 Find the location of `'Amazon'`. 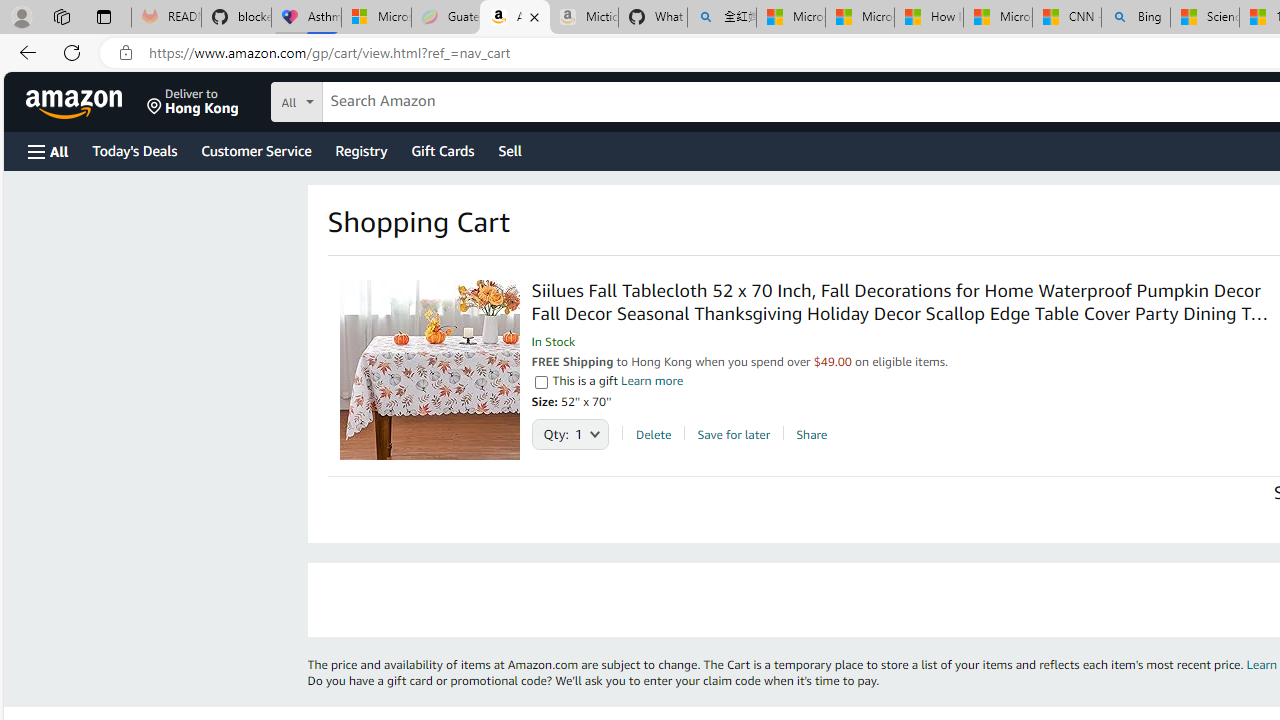

'Amazon' is located at coordinates (76, 101).